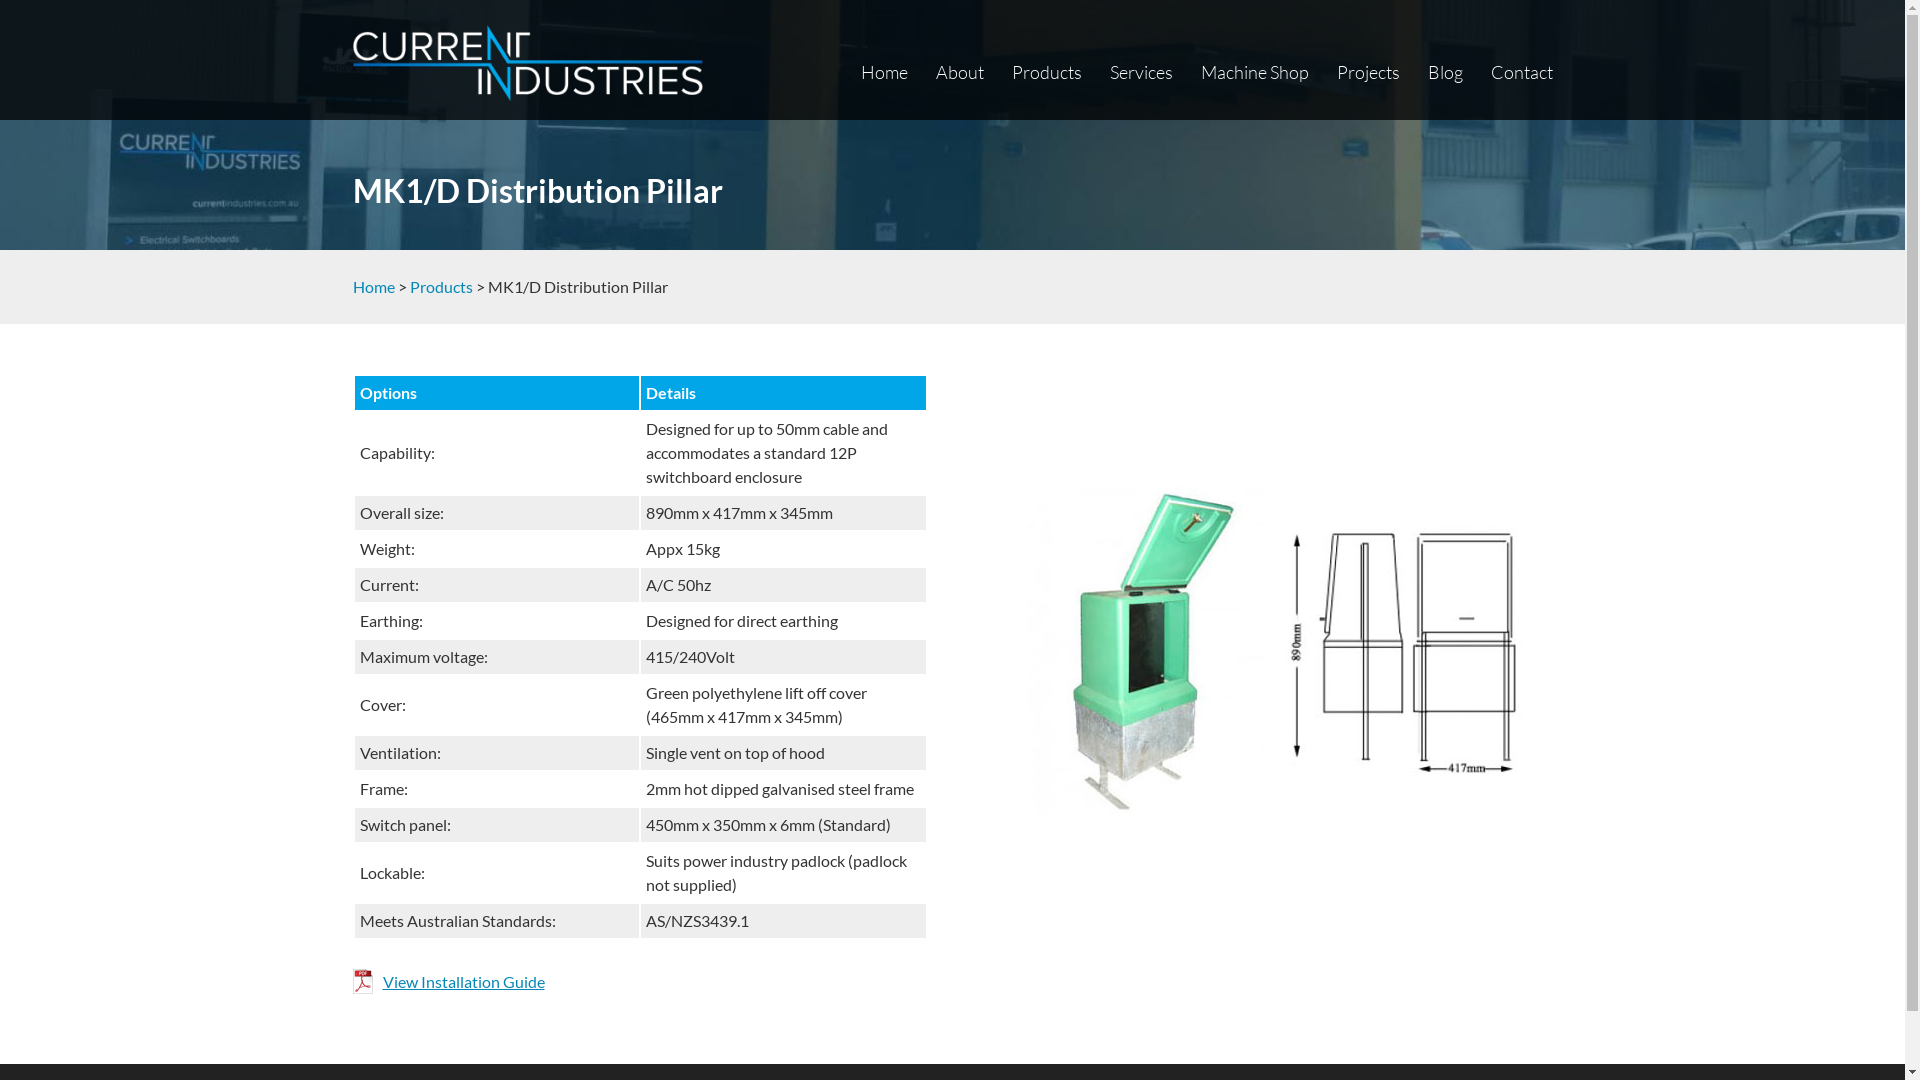  Describe the element at coordinates (1252, 71) in the screenshot. I see `'Machine Shop'` at that location.